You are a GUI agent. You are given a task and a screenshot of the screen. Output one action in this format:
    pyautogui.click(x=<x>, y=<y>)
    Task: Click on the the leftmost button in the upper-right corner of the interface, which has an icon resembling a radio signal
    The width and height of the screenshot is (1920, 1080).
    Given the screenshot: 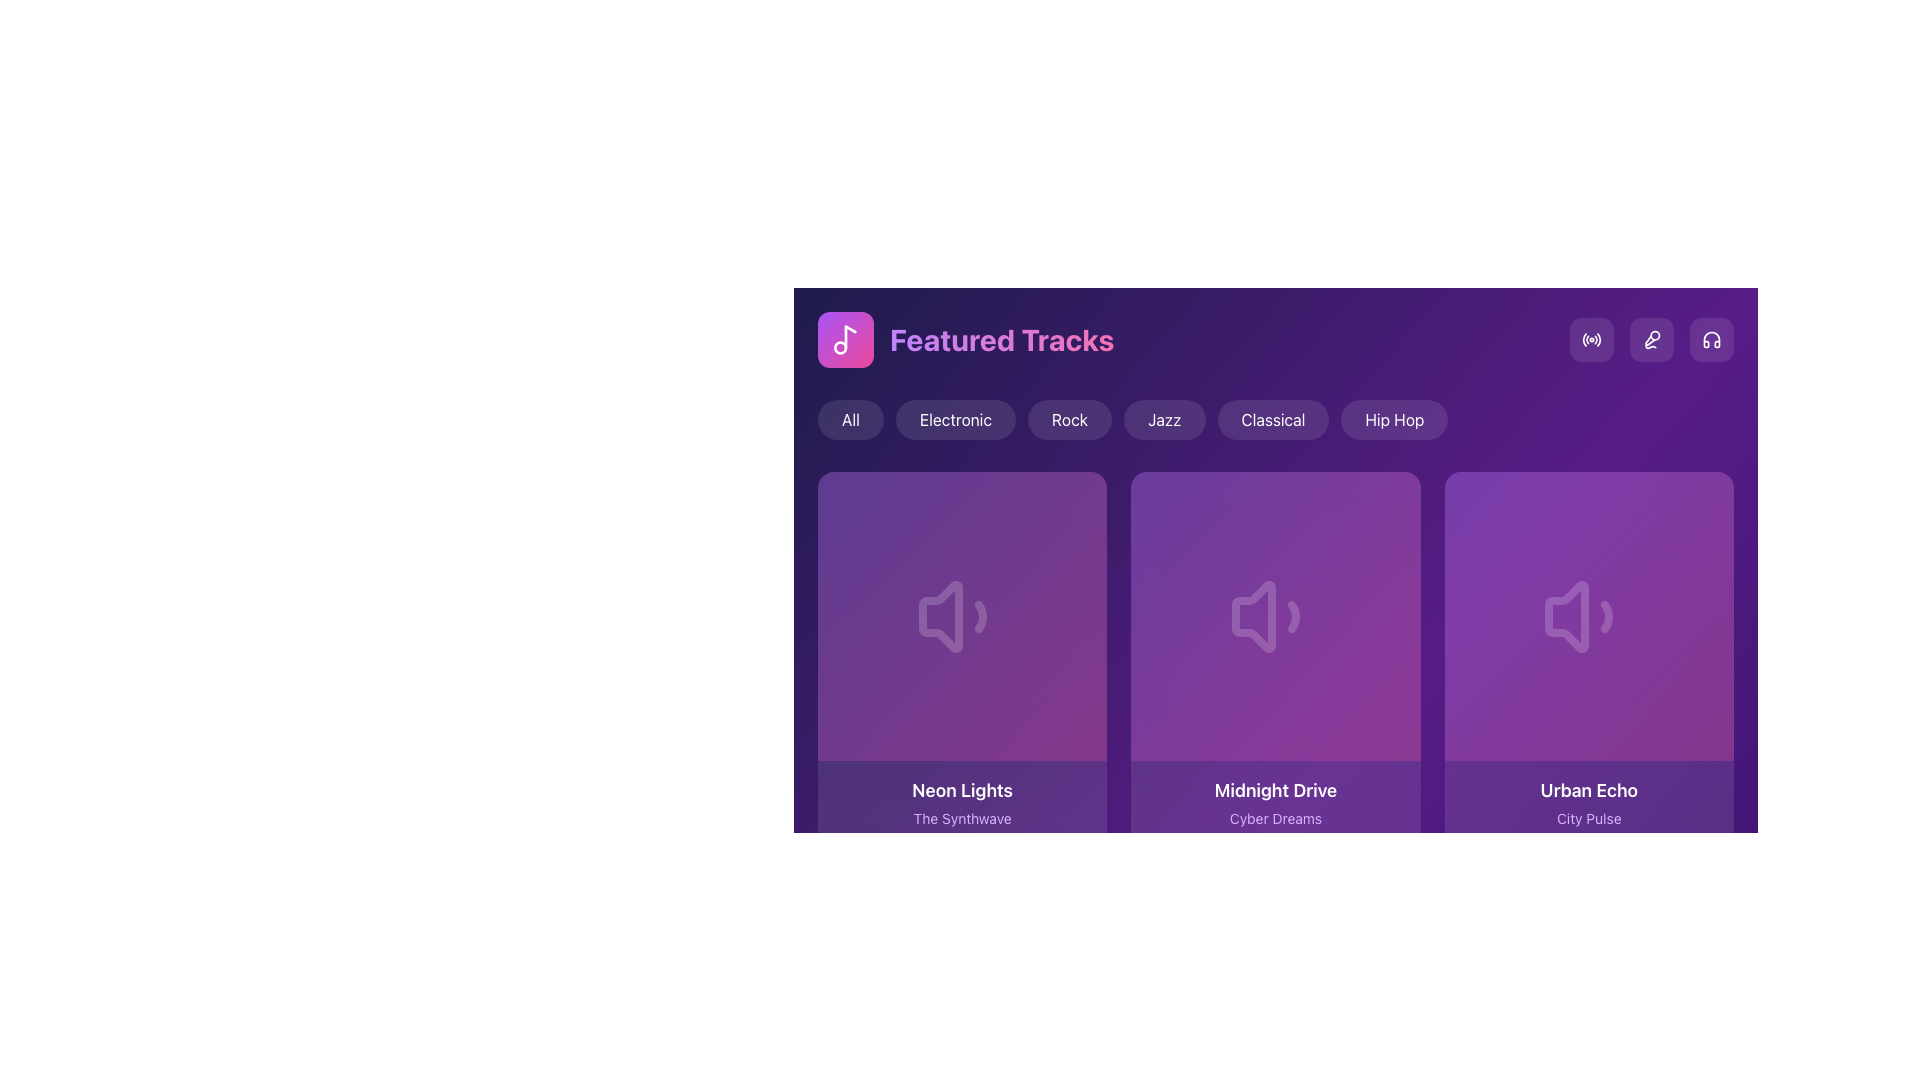 What is the action you would take?
    pyautogui.click(x=1591, y=338)
    